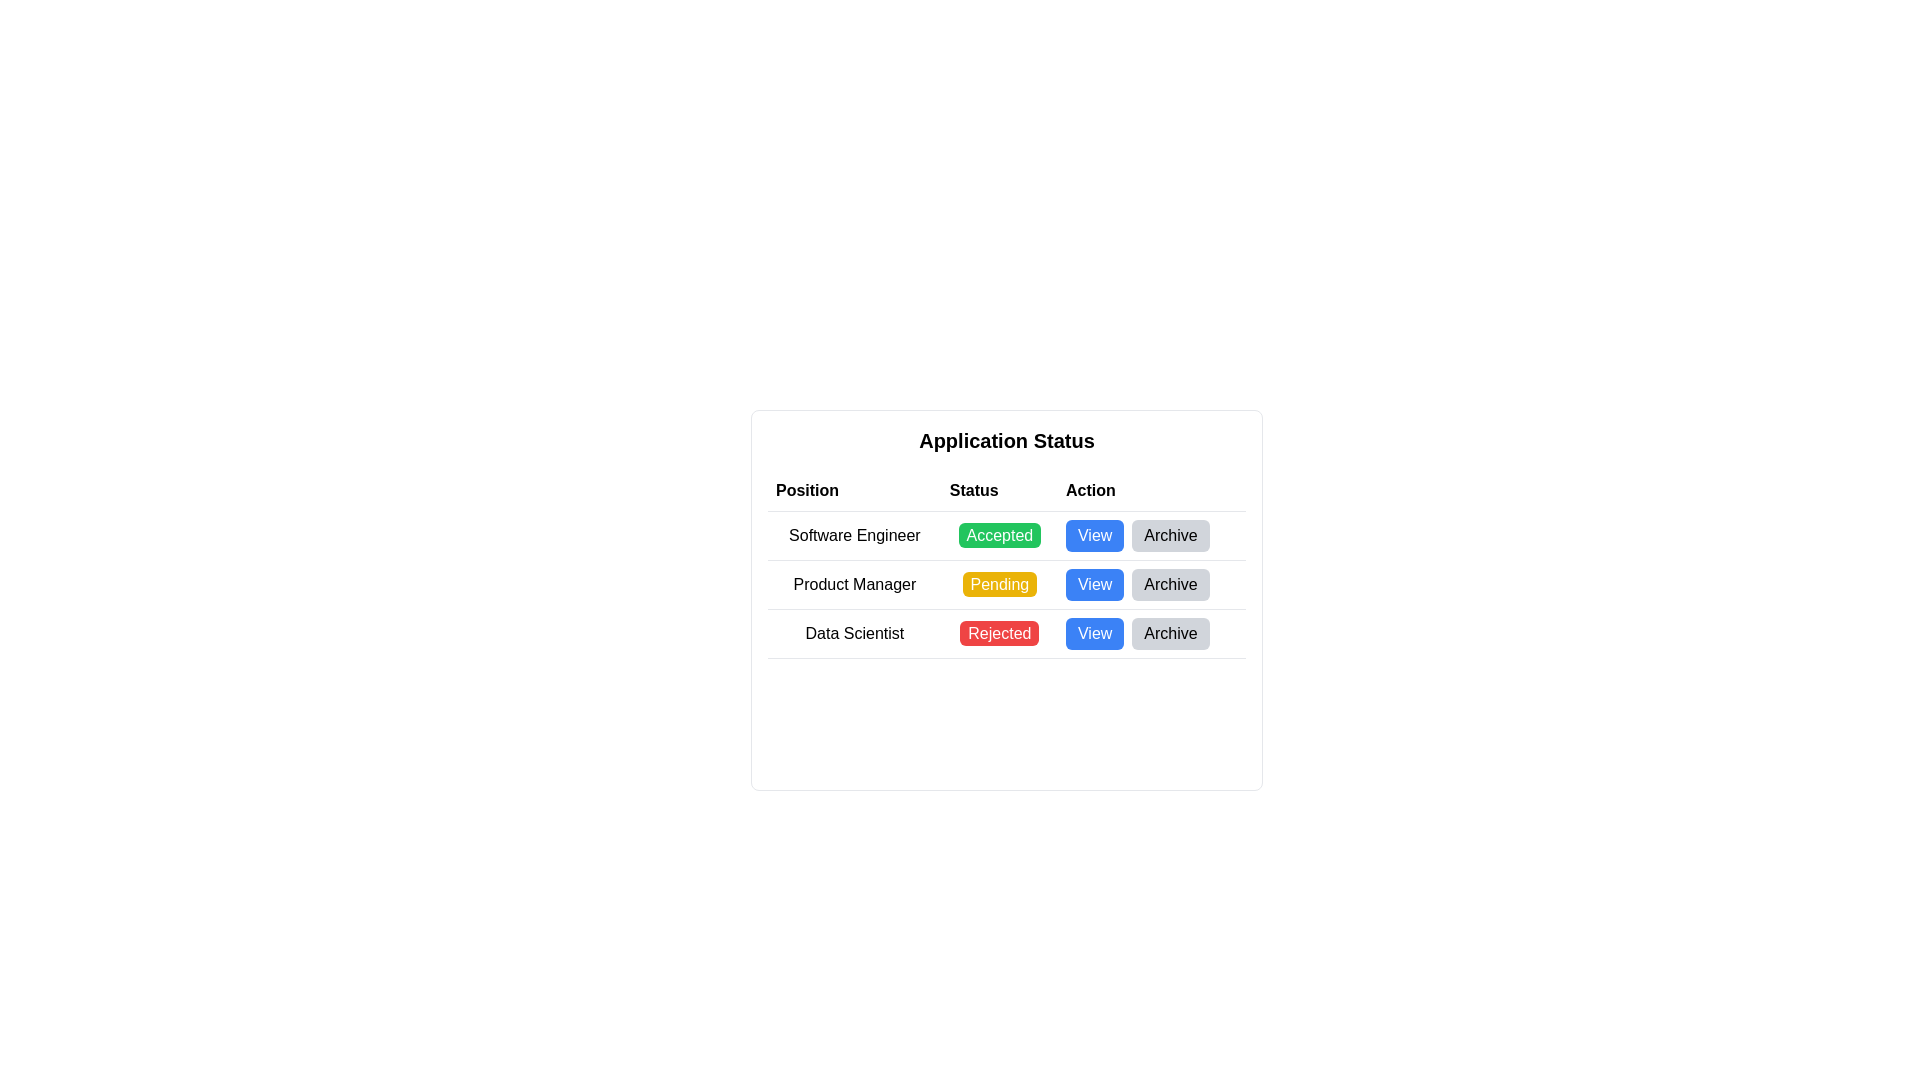 The width and height of the screenshot is (1920, 1080). I want to click on the 'View' button with a blue background and white text, located in the 'Action' column of the 'Application Status' table for the 'Product Manager' entry, so click(1093, 585).